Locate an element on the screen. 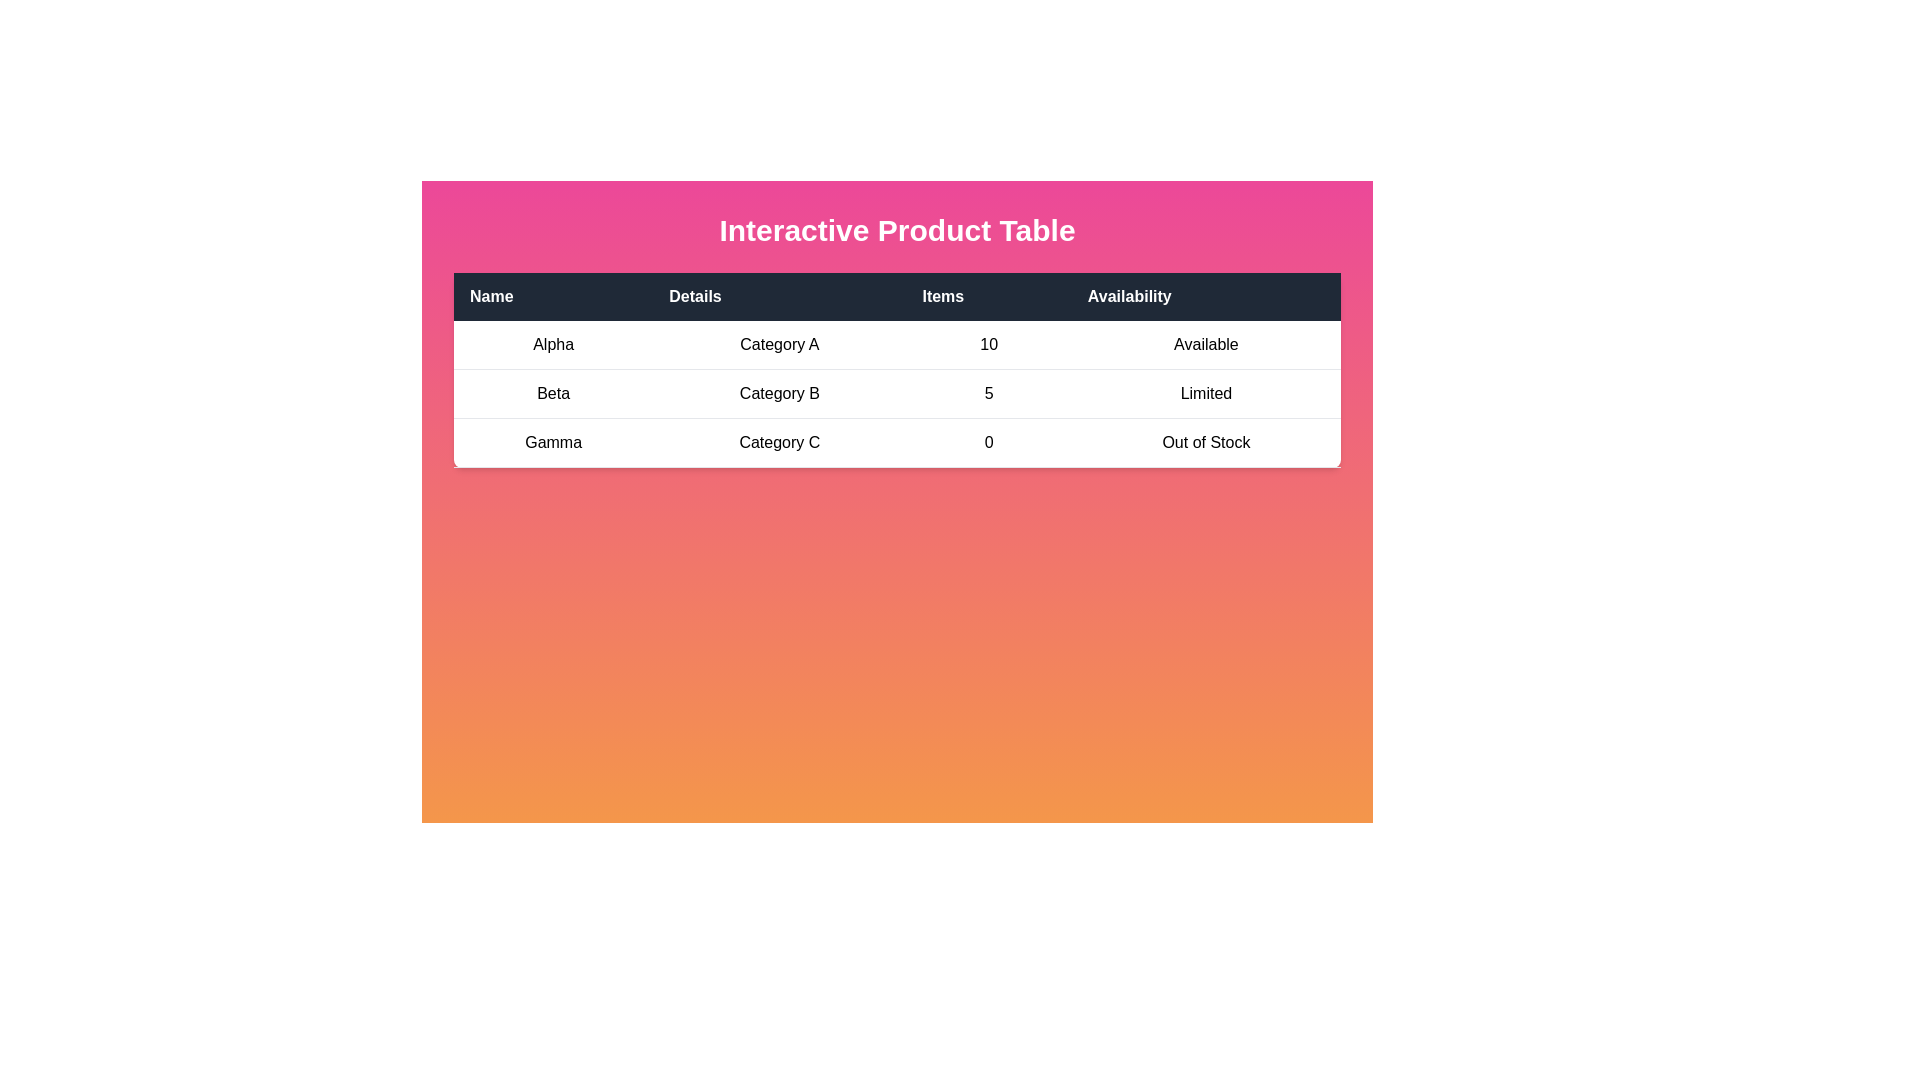 Image resolution: width=1920 pixels, height=1080 pixels. the text label indicating the limited stock availability in the fourth column of the second row of the table is located at coordinates (1205, 393).